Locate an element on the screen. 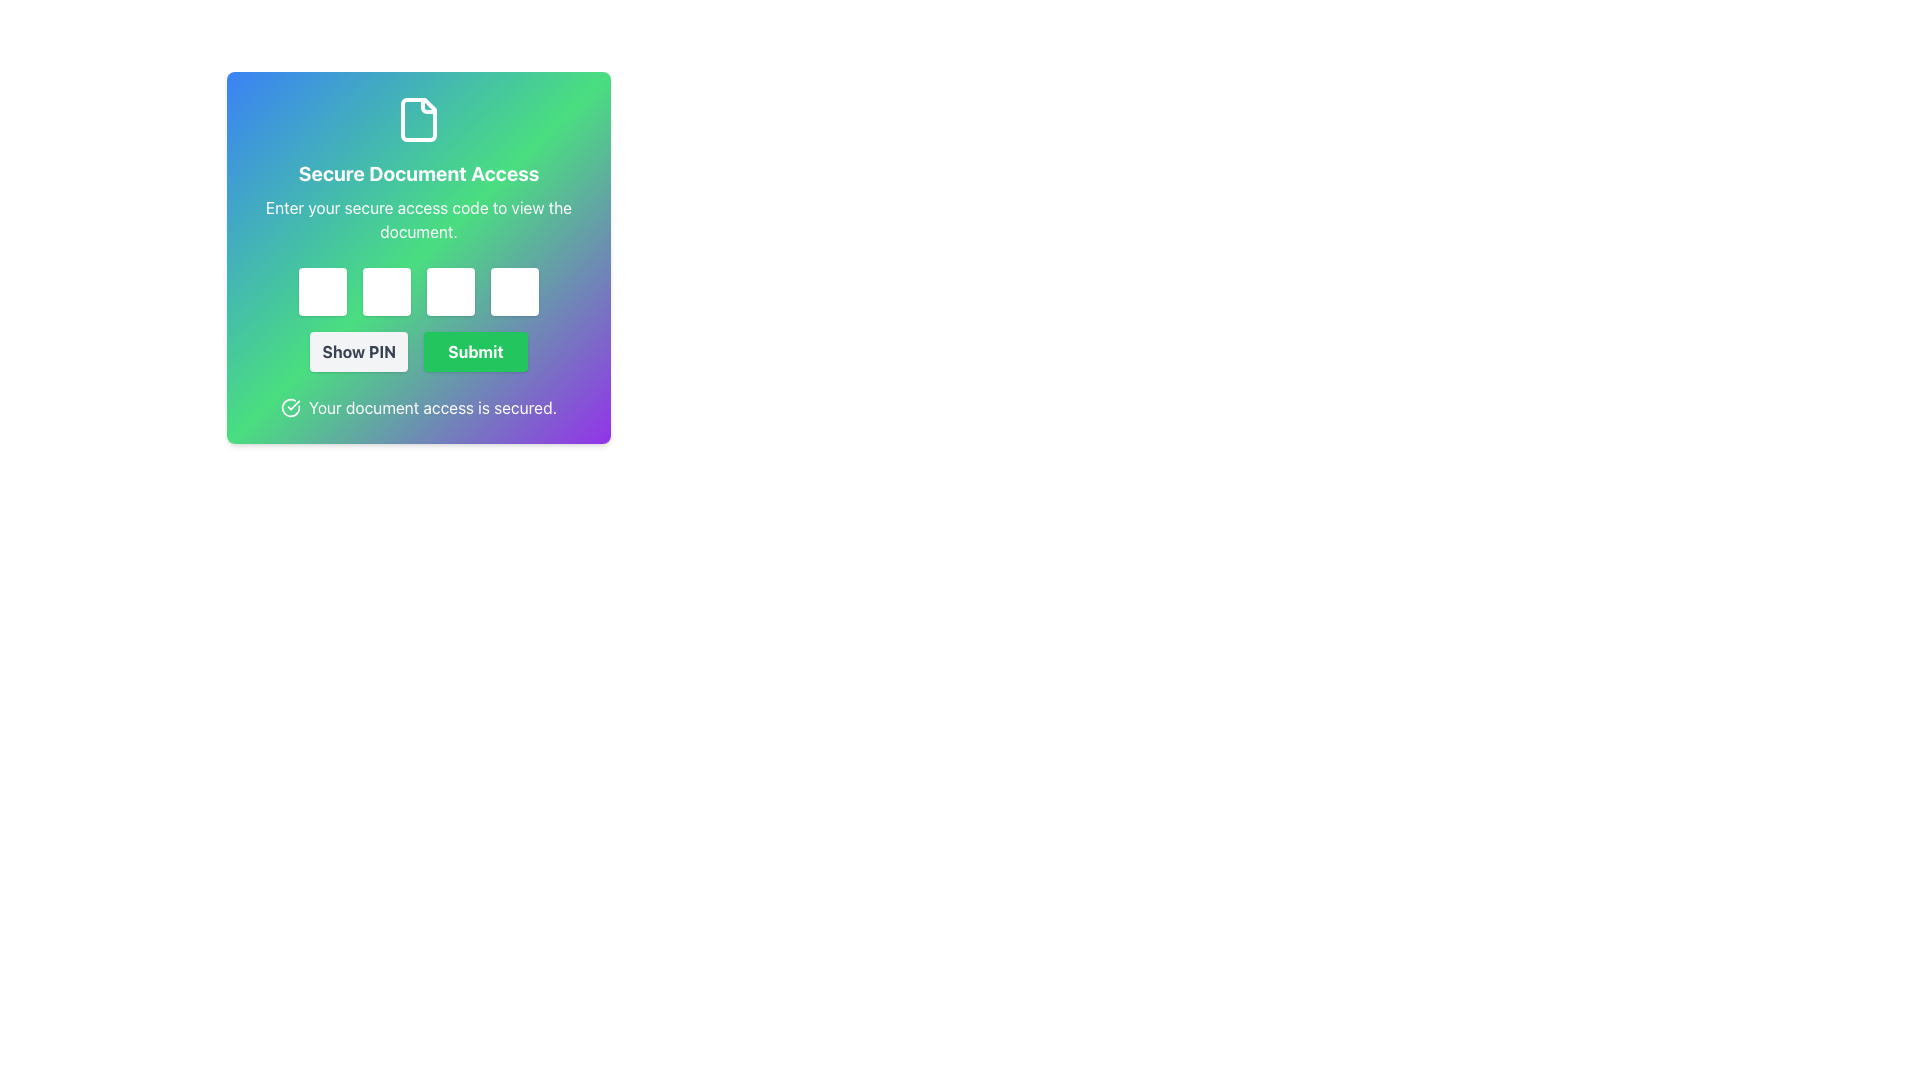 The height and width of the screenshot is (1080, 1920). the secure PIN input field is located at coordinates (417, 292).